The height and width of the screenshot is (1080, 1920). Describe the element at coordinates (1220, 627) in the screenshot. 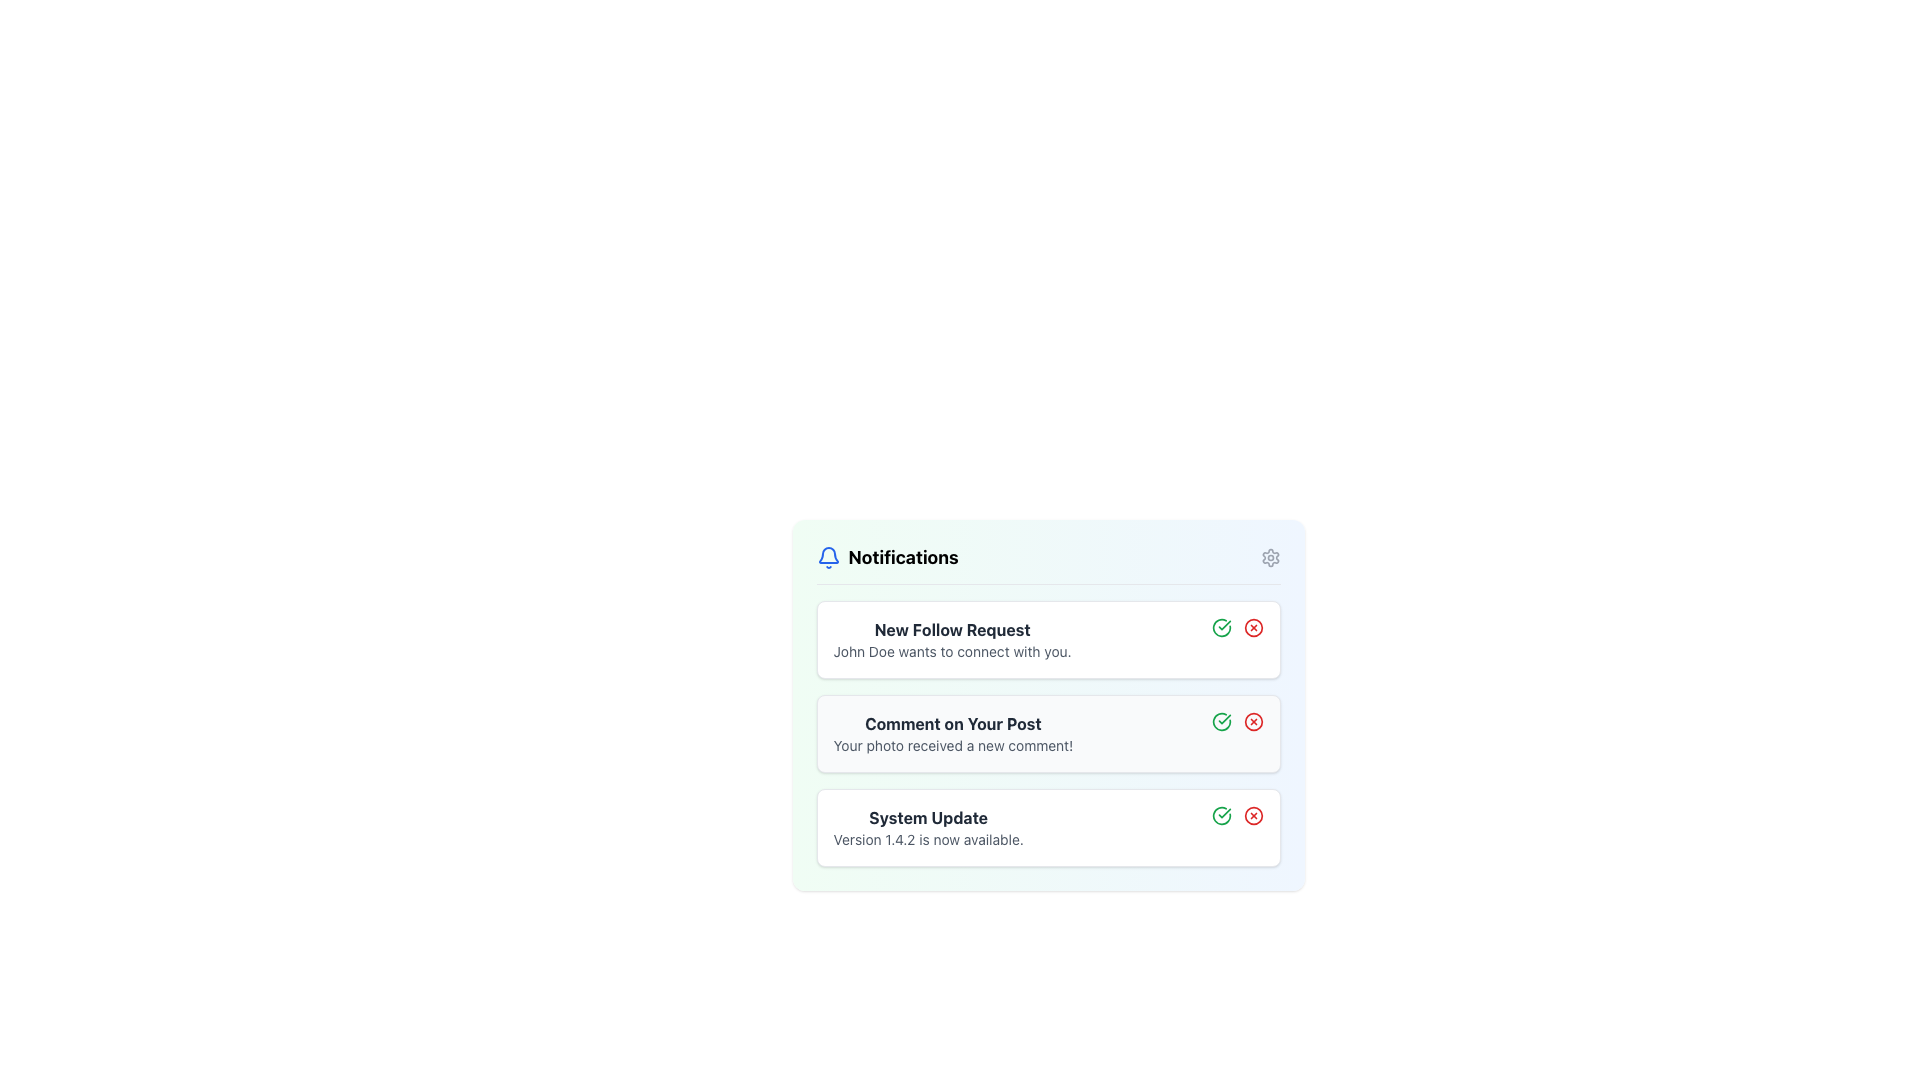

I see `the circular green icon button with a checkmark, located to the right of 'New Follow Request'` at that location.